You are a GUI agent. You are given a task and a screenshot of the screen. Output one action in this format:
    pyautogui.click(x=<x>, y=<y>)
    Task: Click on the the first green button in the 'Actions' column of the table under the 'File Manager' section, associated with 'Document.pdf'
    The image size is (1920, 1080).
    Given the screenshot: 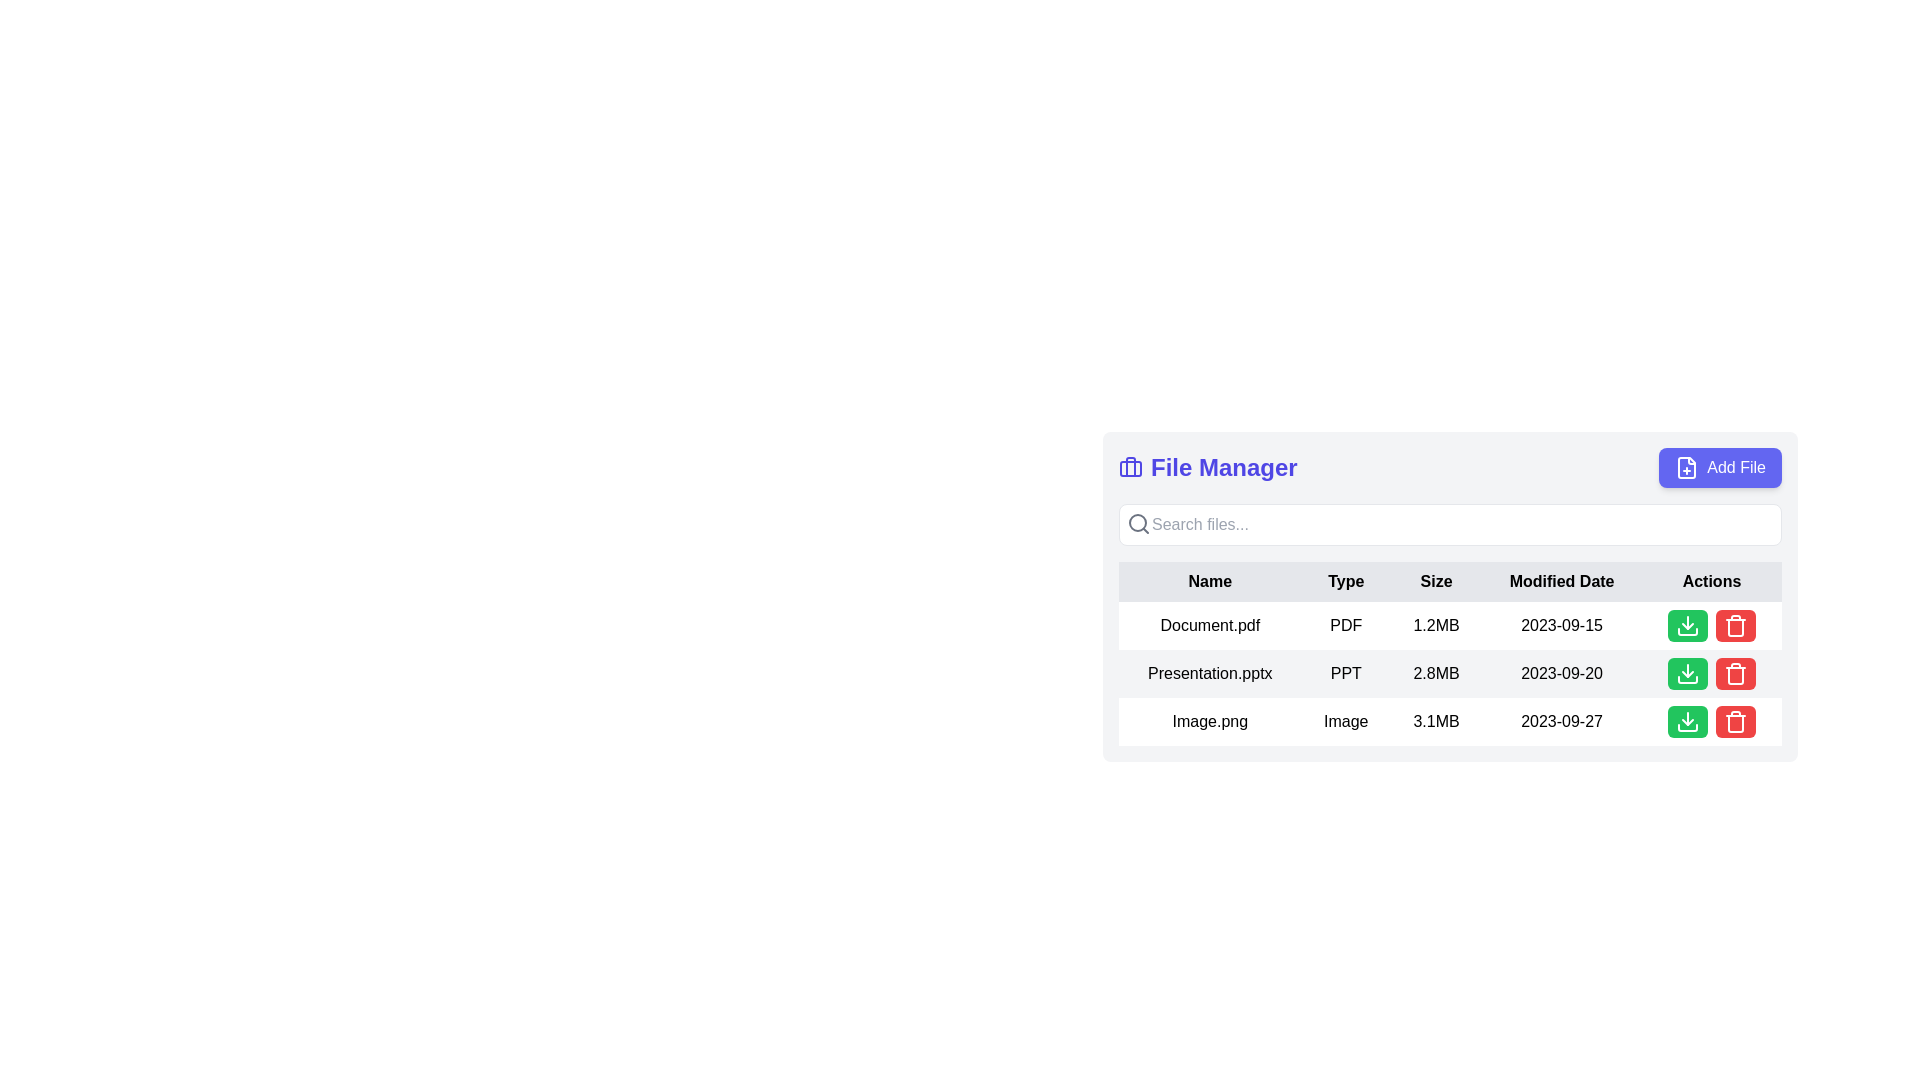 What is the action you would take?
    pyautogui.click(x=1687, y=624)
    